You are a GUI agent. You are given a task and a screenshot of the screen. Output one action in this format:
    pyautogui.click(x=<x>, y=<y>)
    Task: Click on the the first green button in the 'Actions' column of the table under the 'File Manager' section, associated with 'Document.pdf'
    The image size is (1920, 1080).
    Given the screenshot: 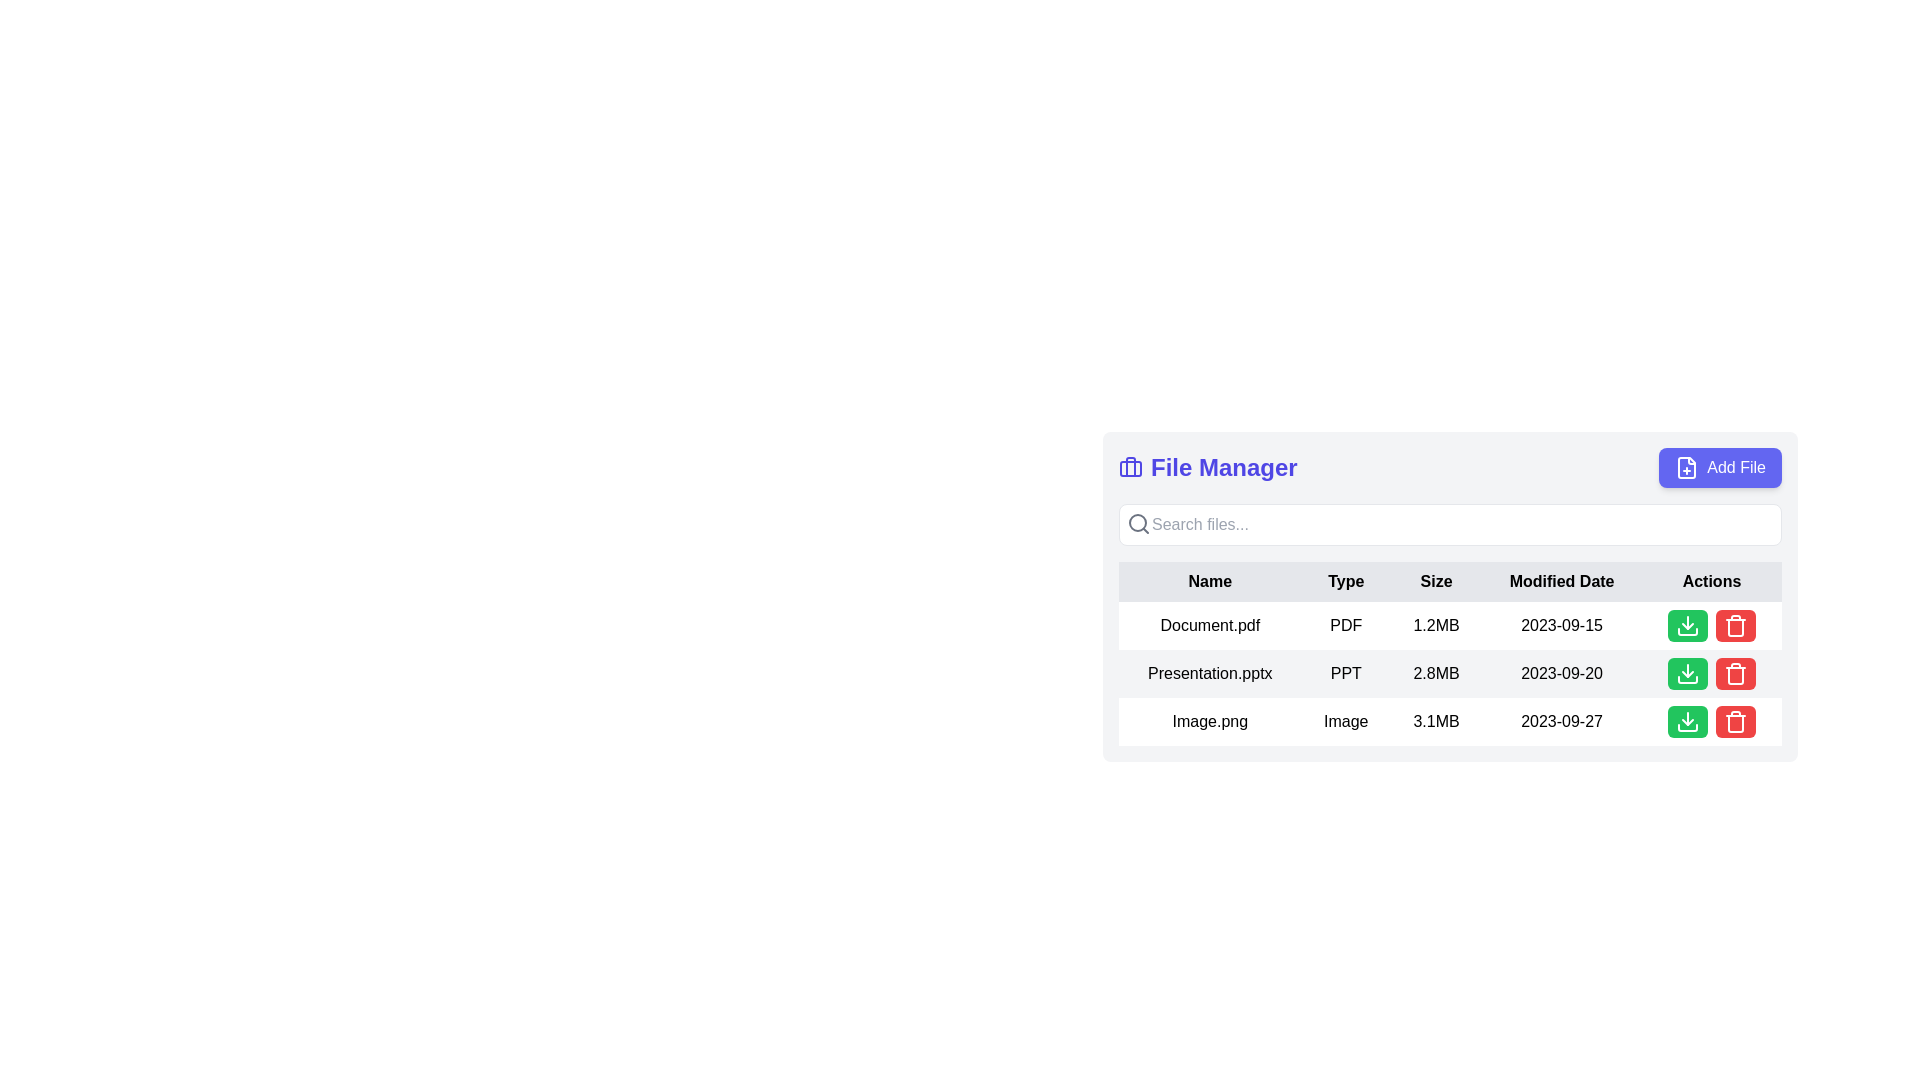 What is the action you would take?
    pyautogui.click(x=1687, y=624)
    